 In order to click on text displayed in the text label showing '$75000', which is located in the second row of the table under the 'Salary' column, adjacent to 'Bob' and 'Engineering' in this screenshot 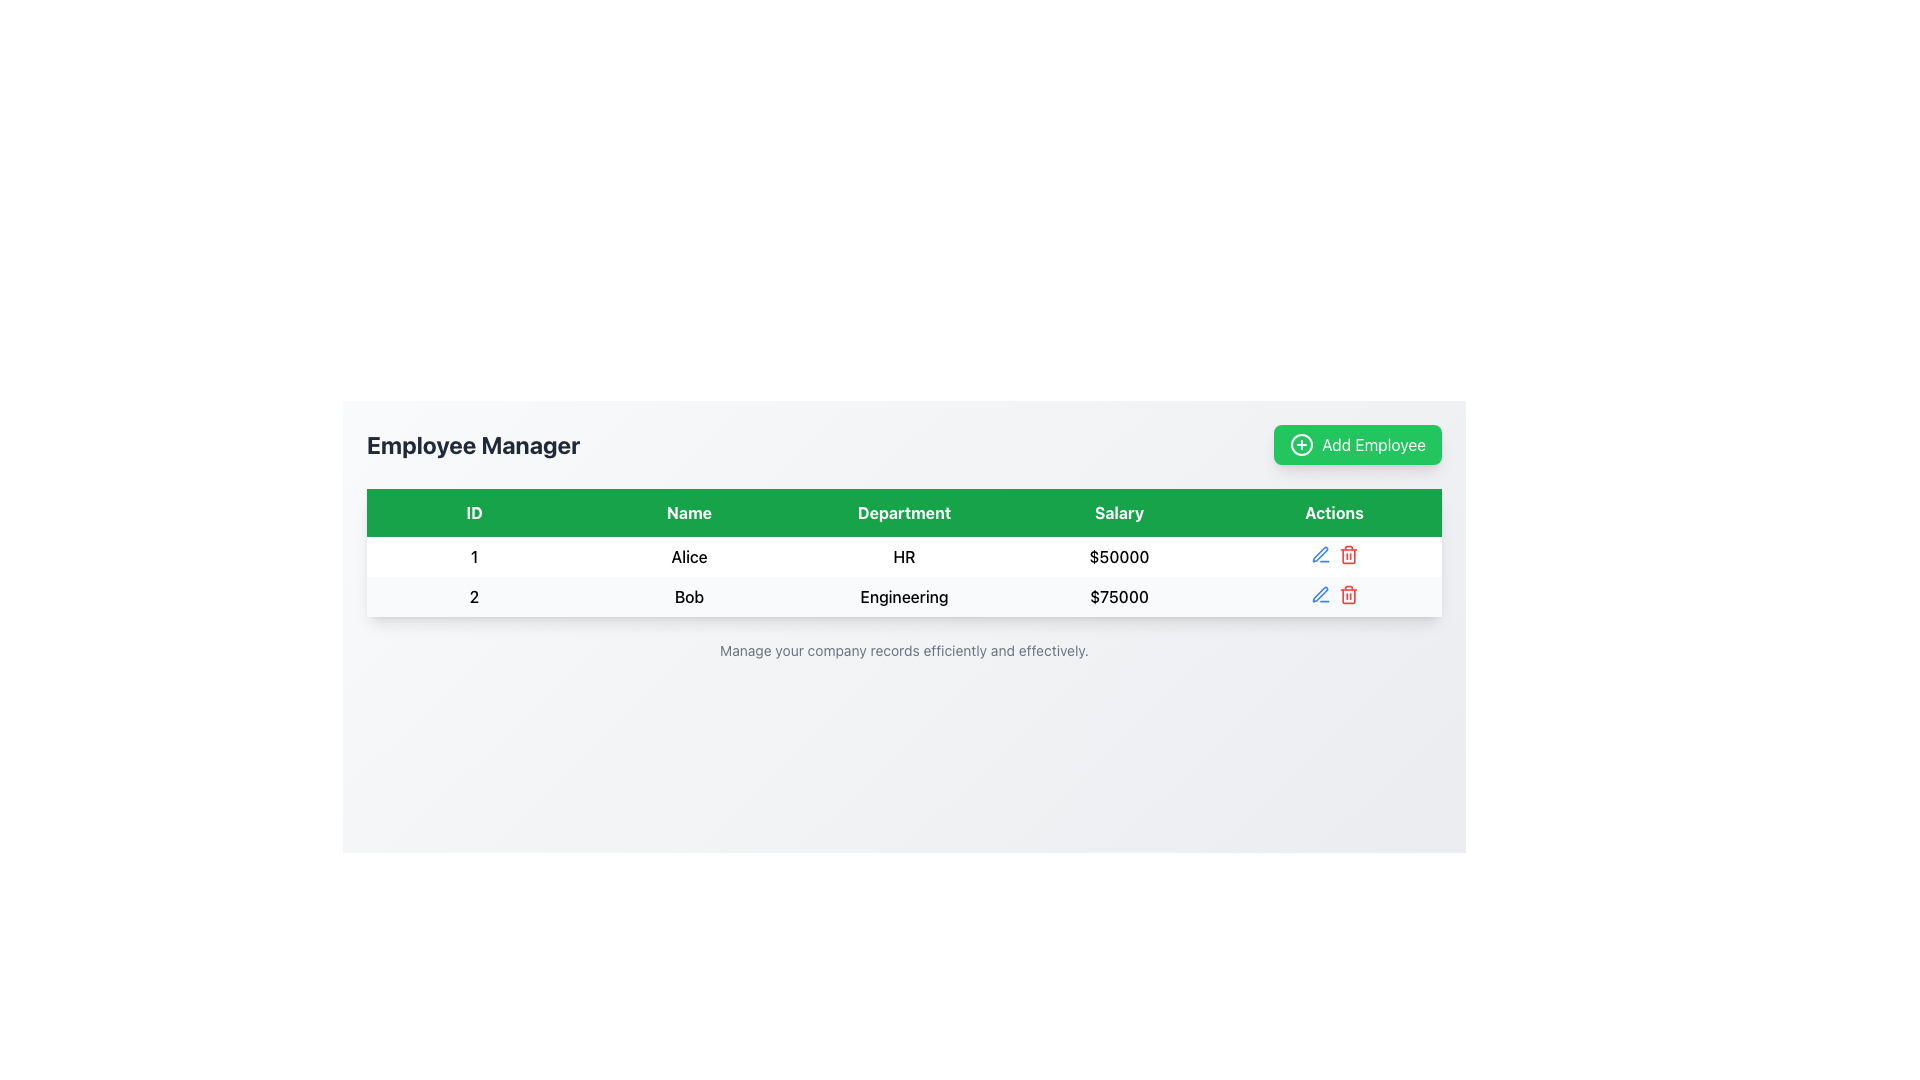, I will do `click(1118, 596)`.